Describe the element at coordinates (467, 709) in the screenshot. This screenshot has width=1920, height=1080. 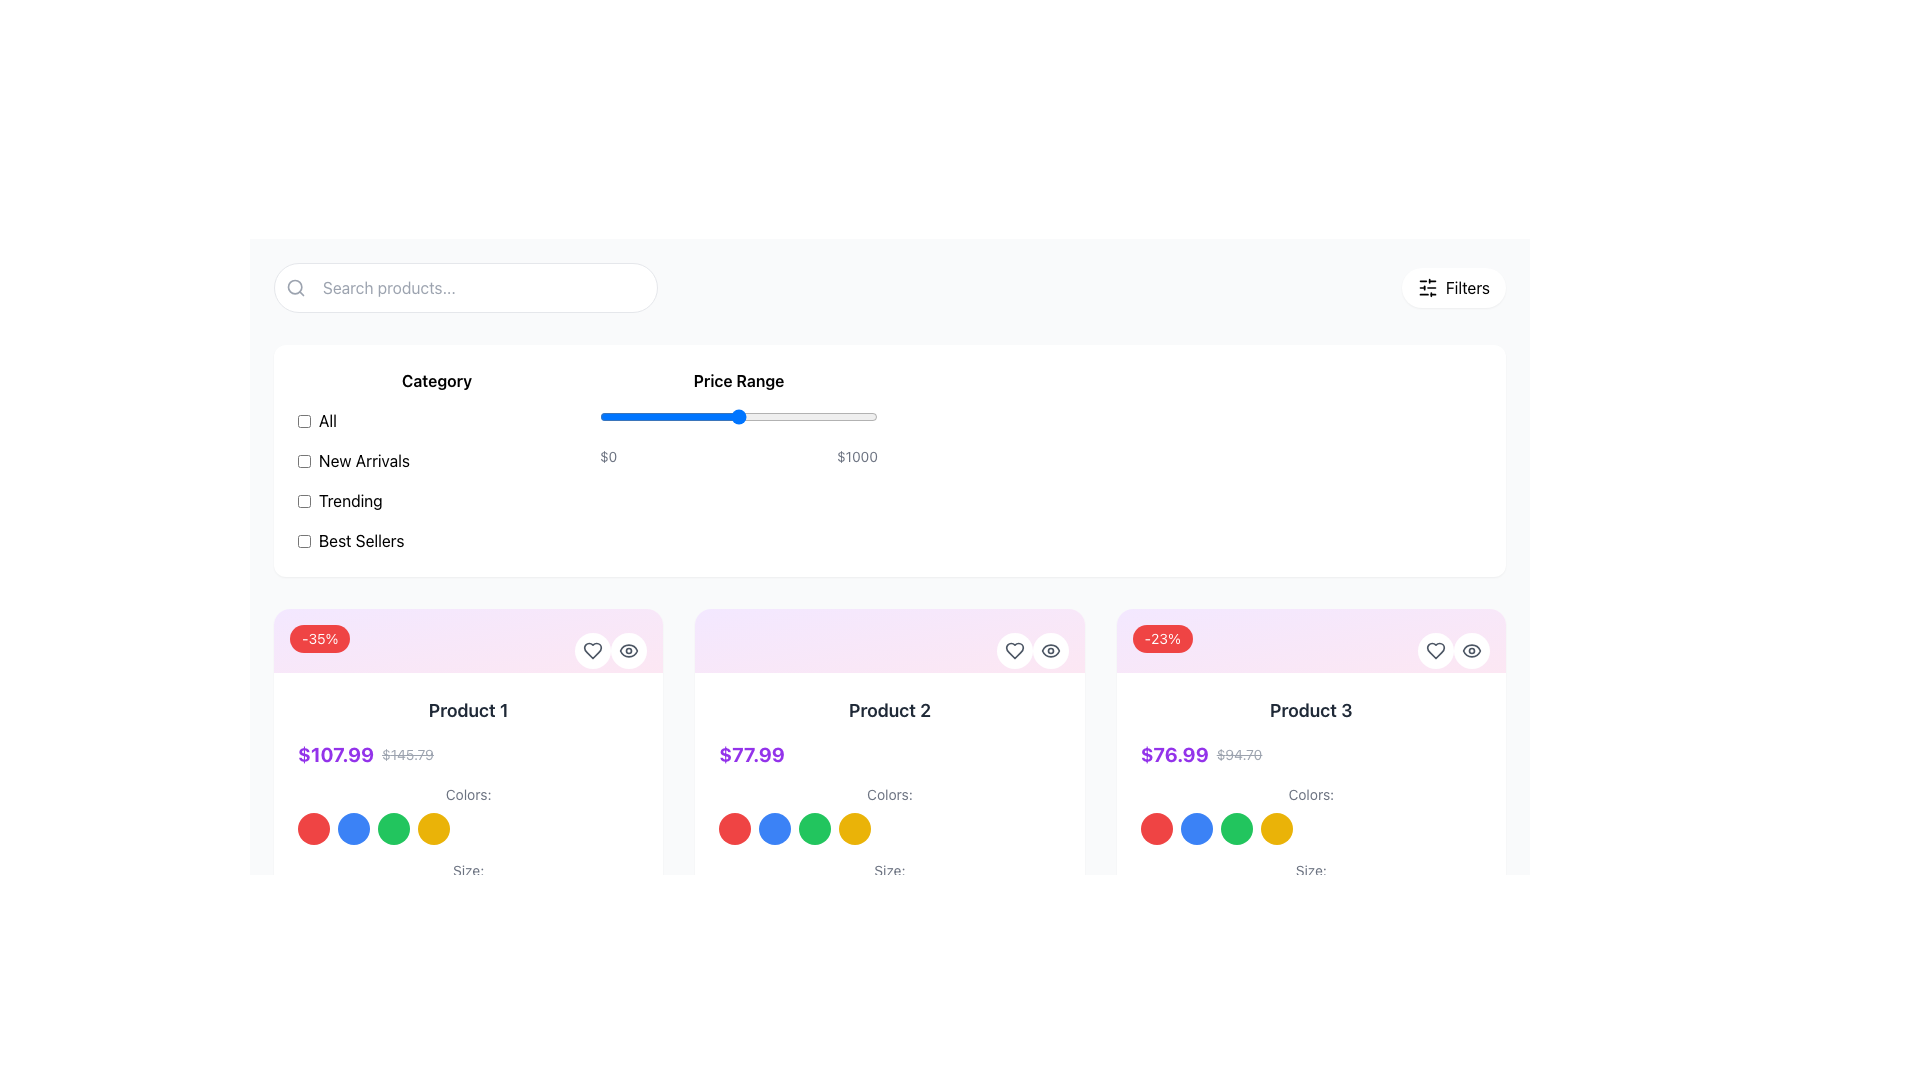
I see `the text label displaying 'Product 1' in bold, dark gray font at the top of the product card` at that location.